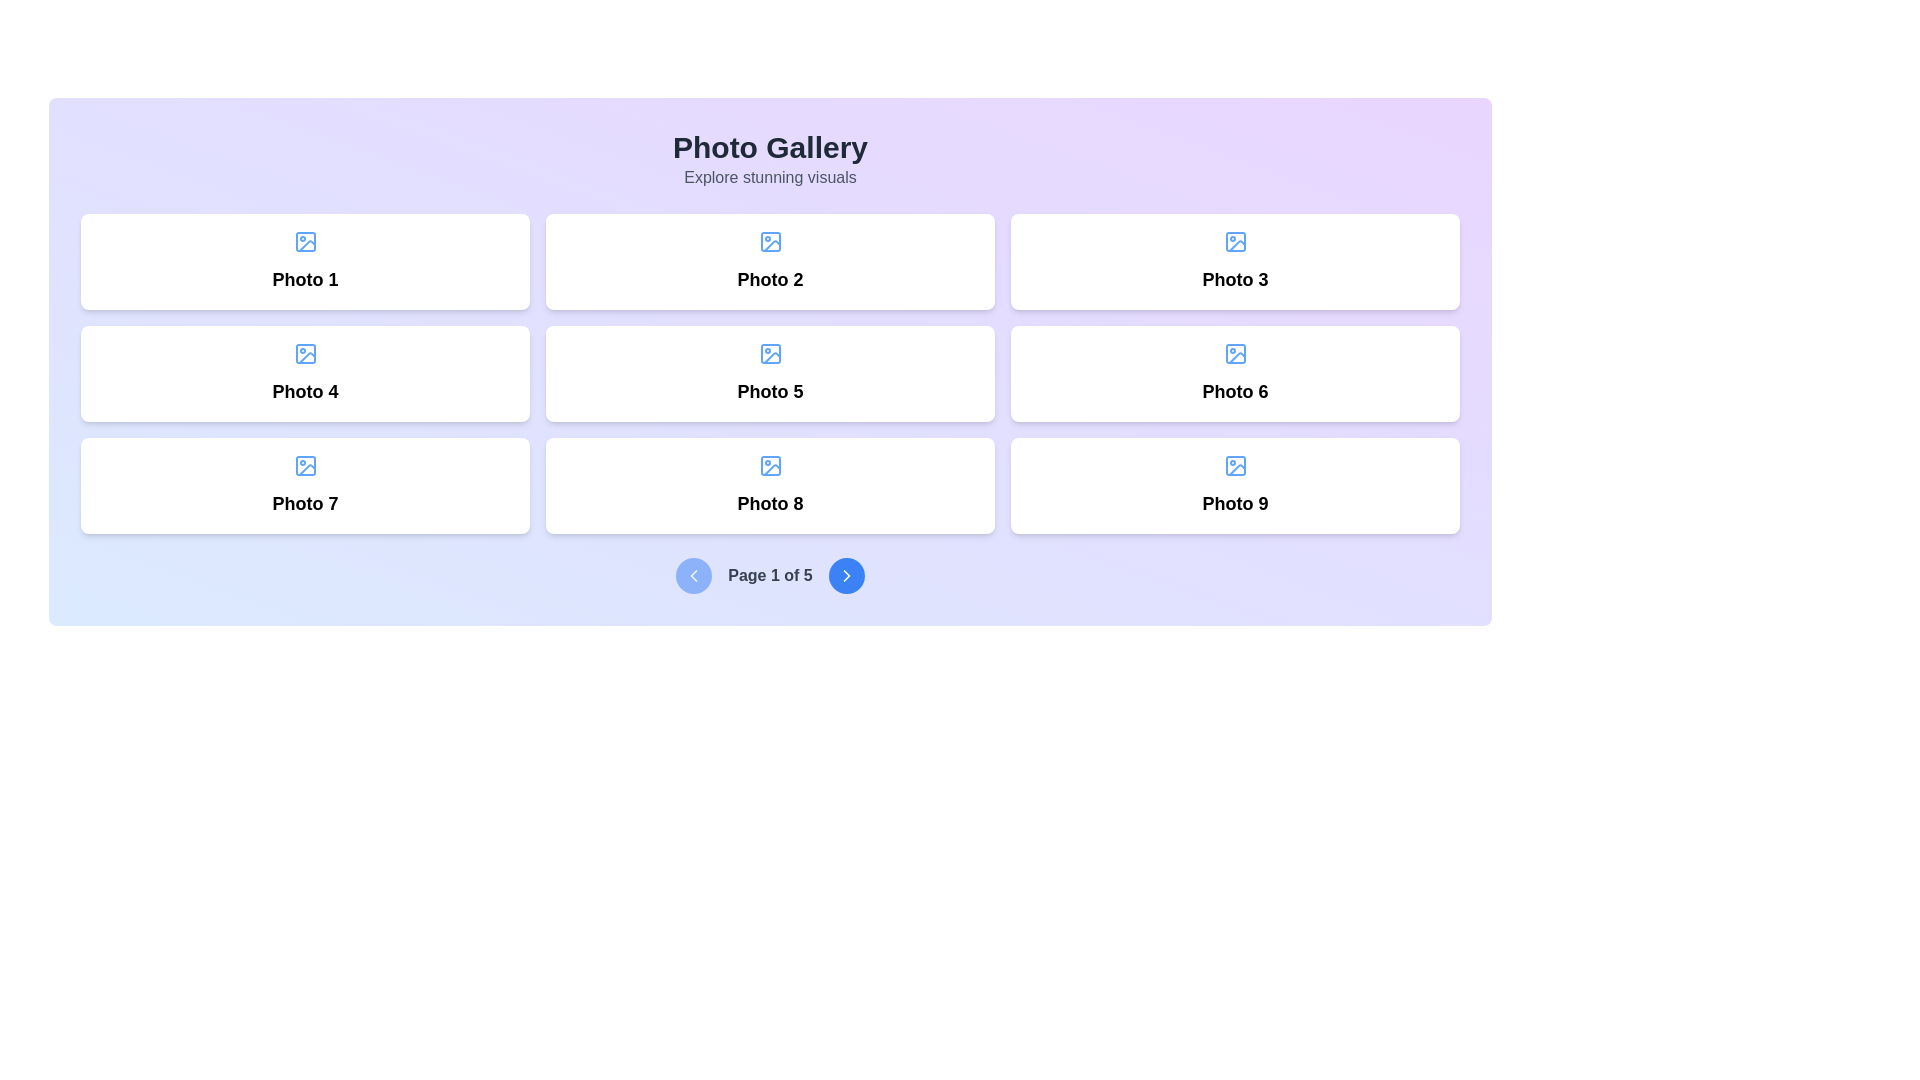 Image resolution: width=1920 pixels, height=1080 pixels. What do you see at coordinates (1234, 241) in the screenshot?
I see `the image placeholder icon located in the top section of the card labeled 'Photo 3' in the photo grid, which is centered above the text 'Photo 3'` at bounding box center [1234, 241].